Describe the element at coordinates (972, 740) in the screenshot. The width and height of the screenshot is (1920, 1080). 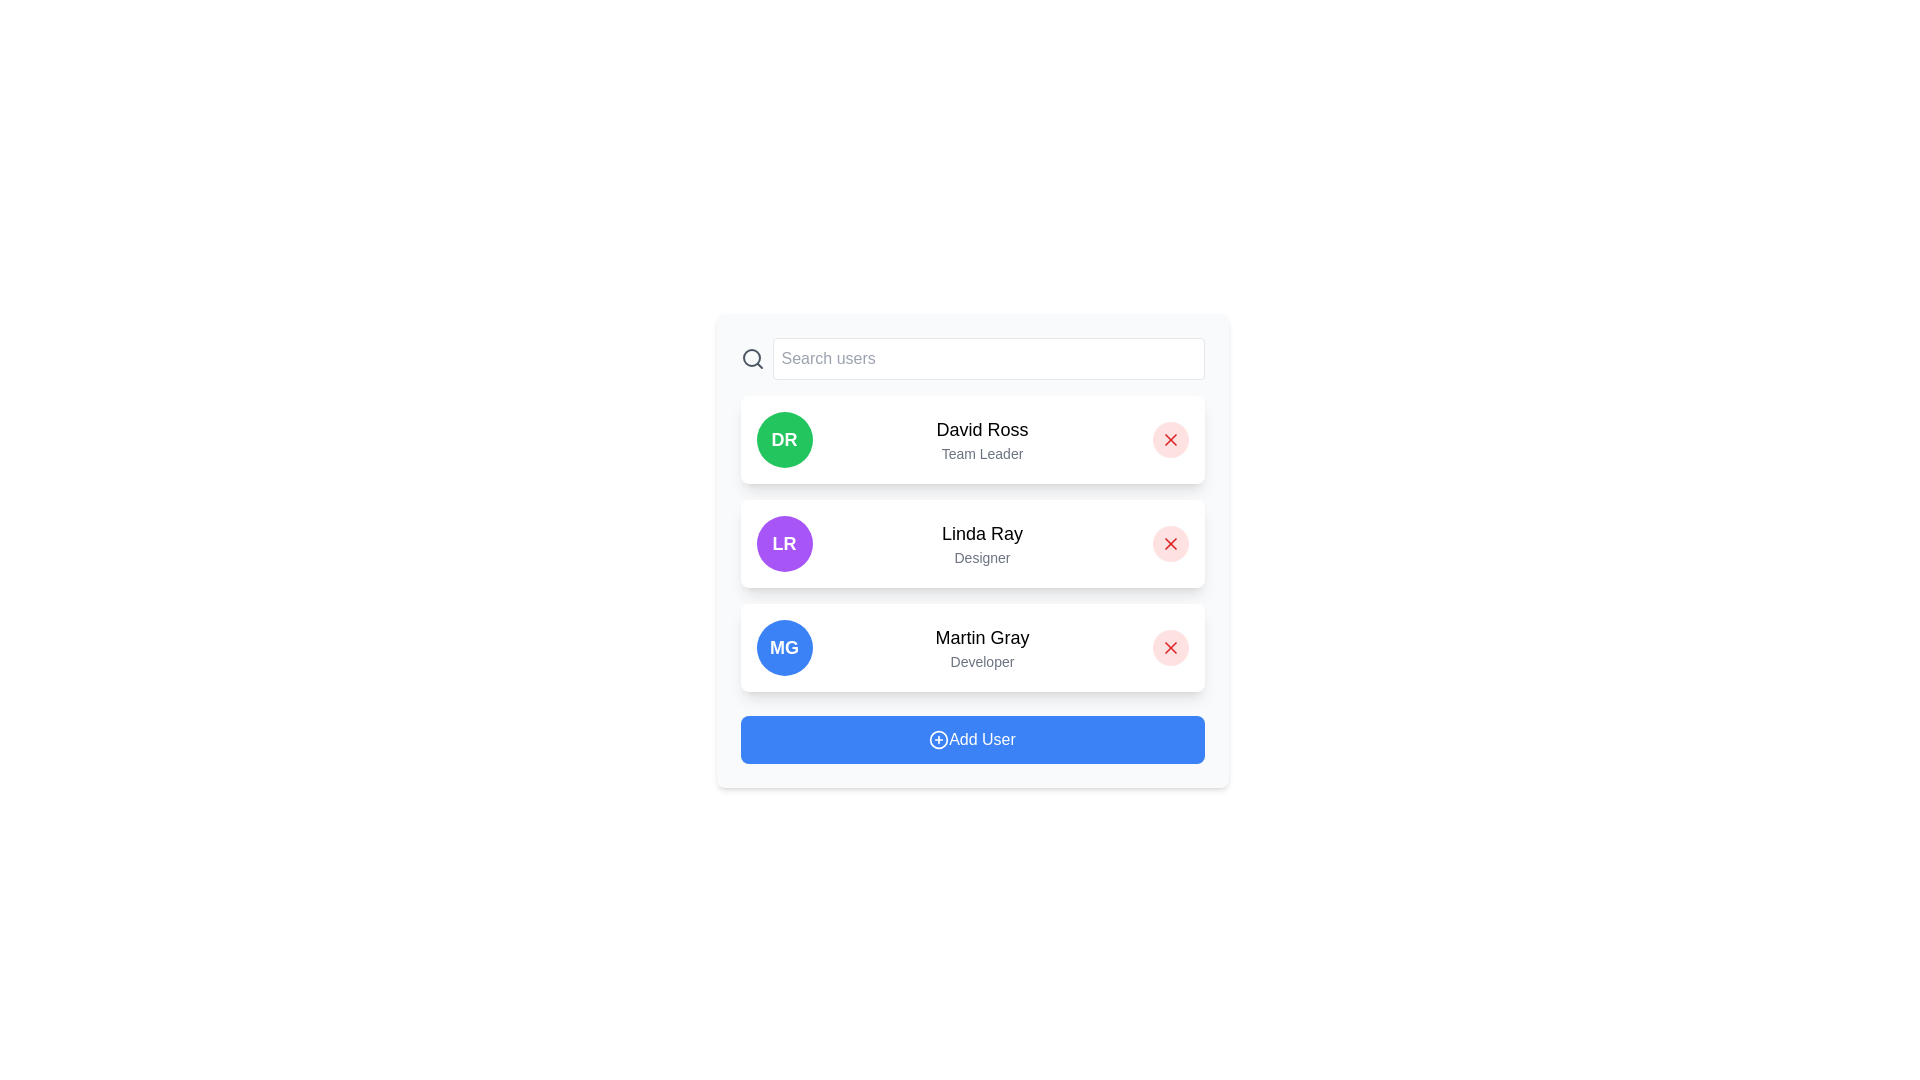
I see `the 'Add User' button with a blue background and white text` at that location.